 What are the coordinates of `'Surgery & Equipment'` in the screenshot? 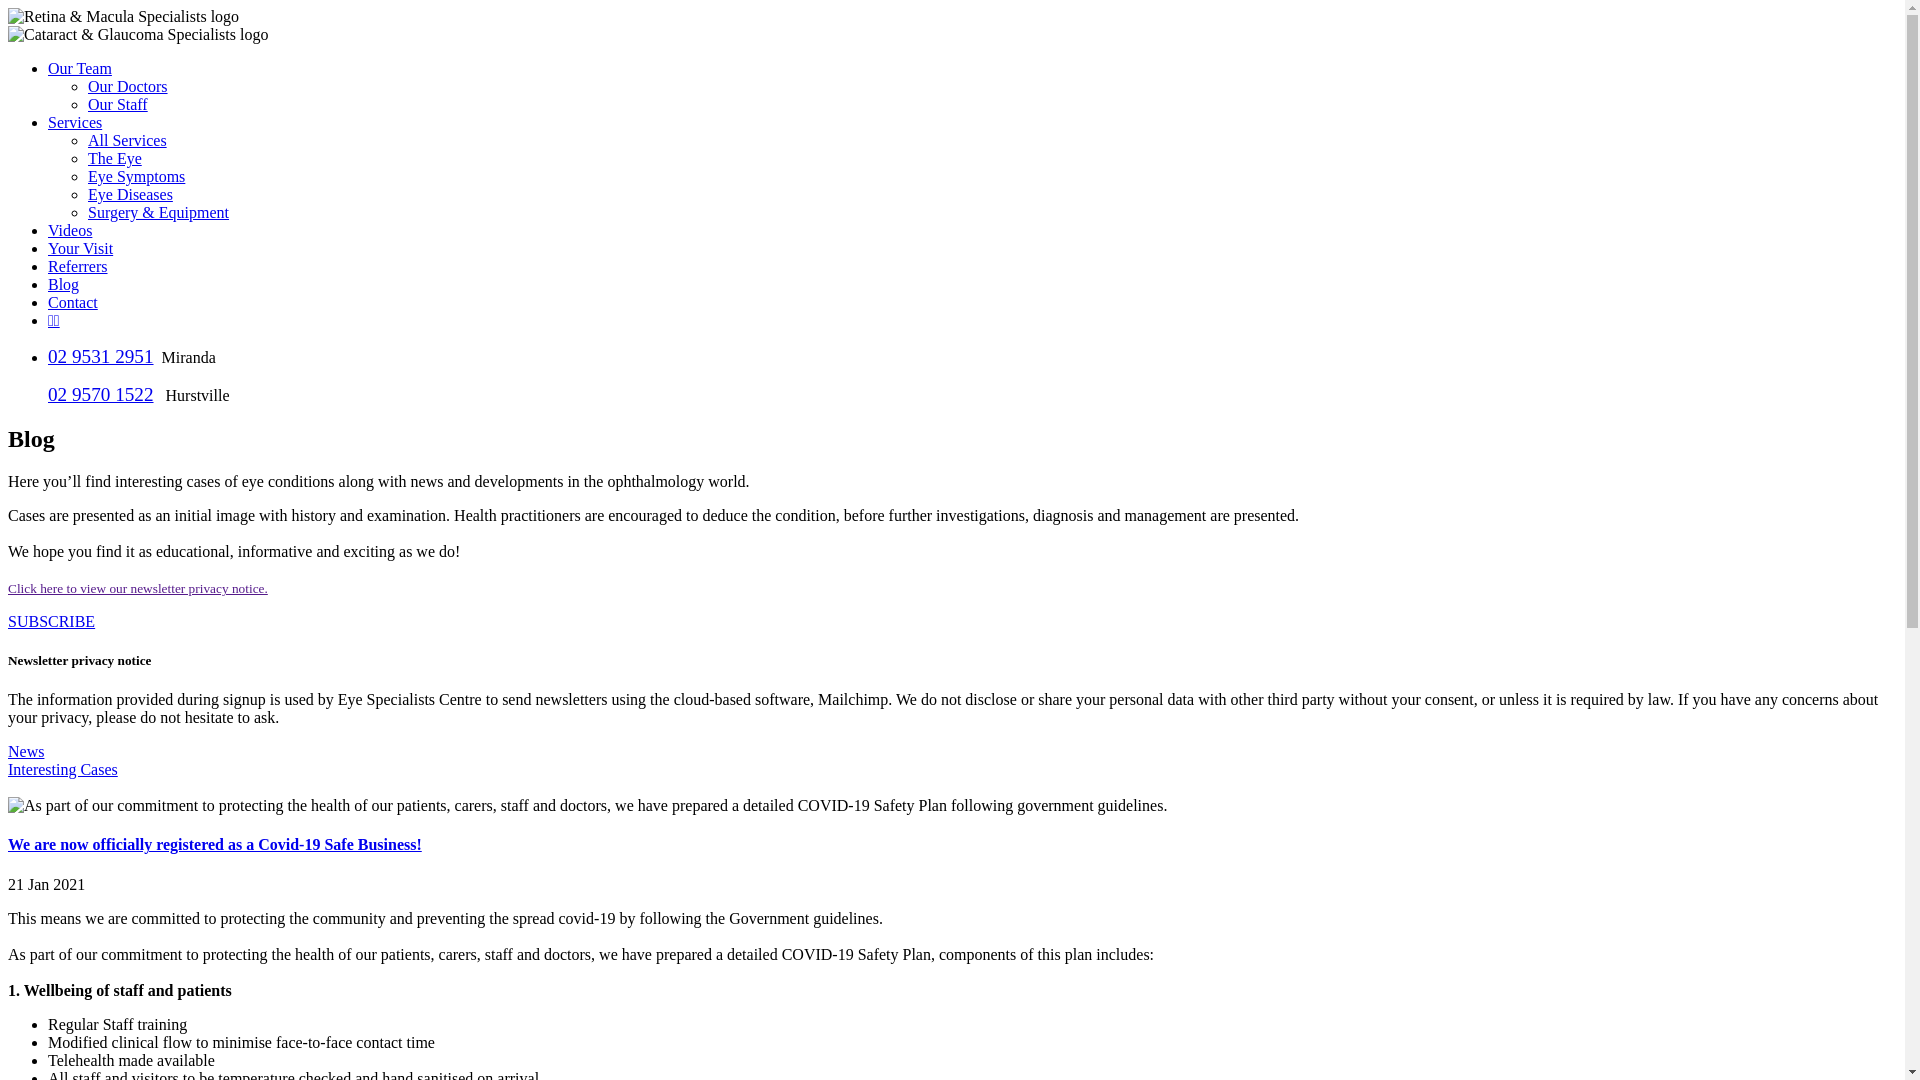 It's located at (157, 212).